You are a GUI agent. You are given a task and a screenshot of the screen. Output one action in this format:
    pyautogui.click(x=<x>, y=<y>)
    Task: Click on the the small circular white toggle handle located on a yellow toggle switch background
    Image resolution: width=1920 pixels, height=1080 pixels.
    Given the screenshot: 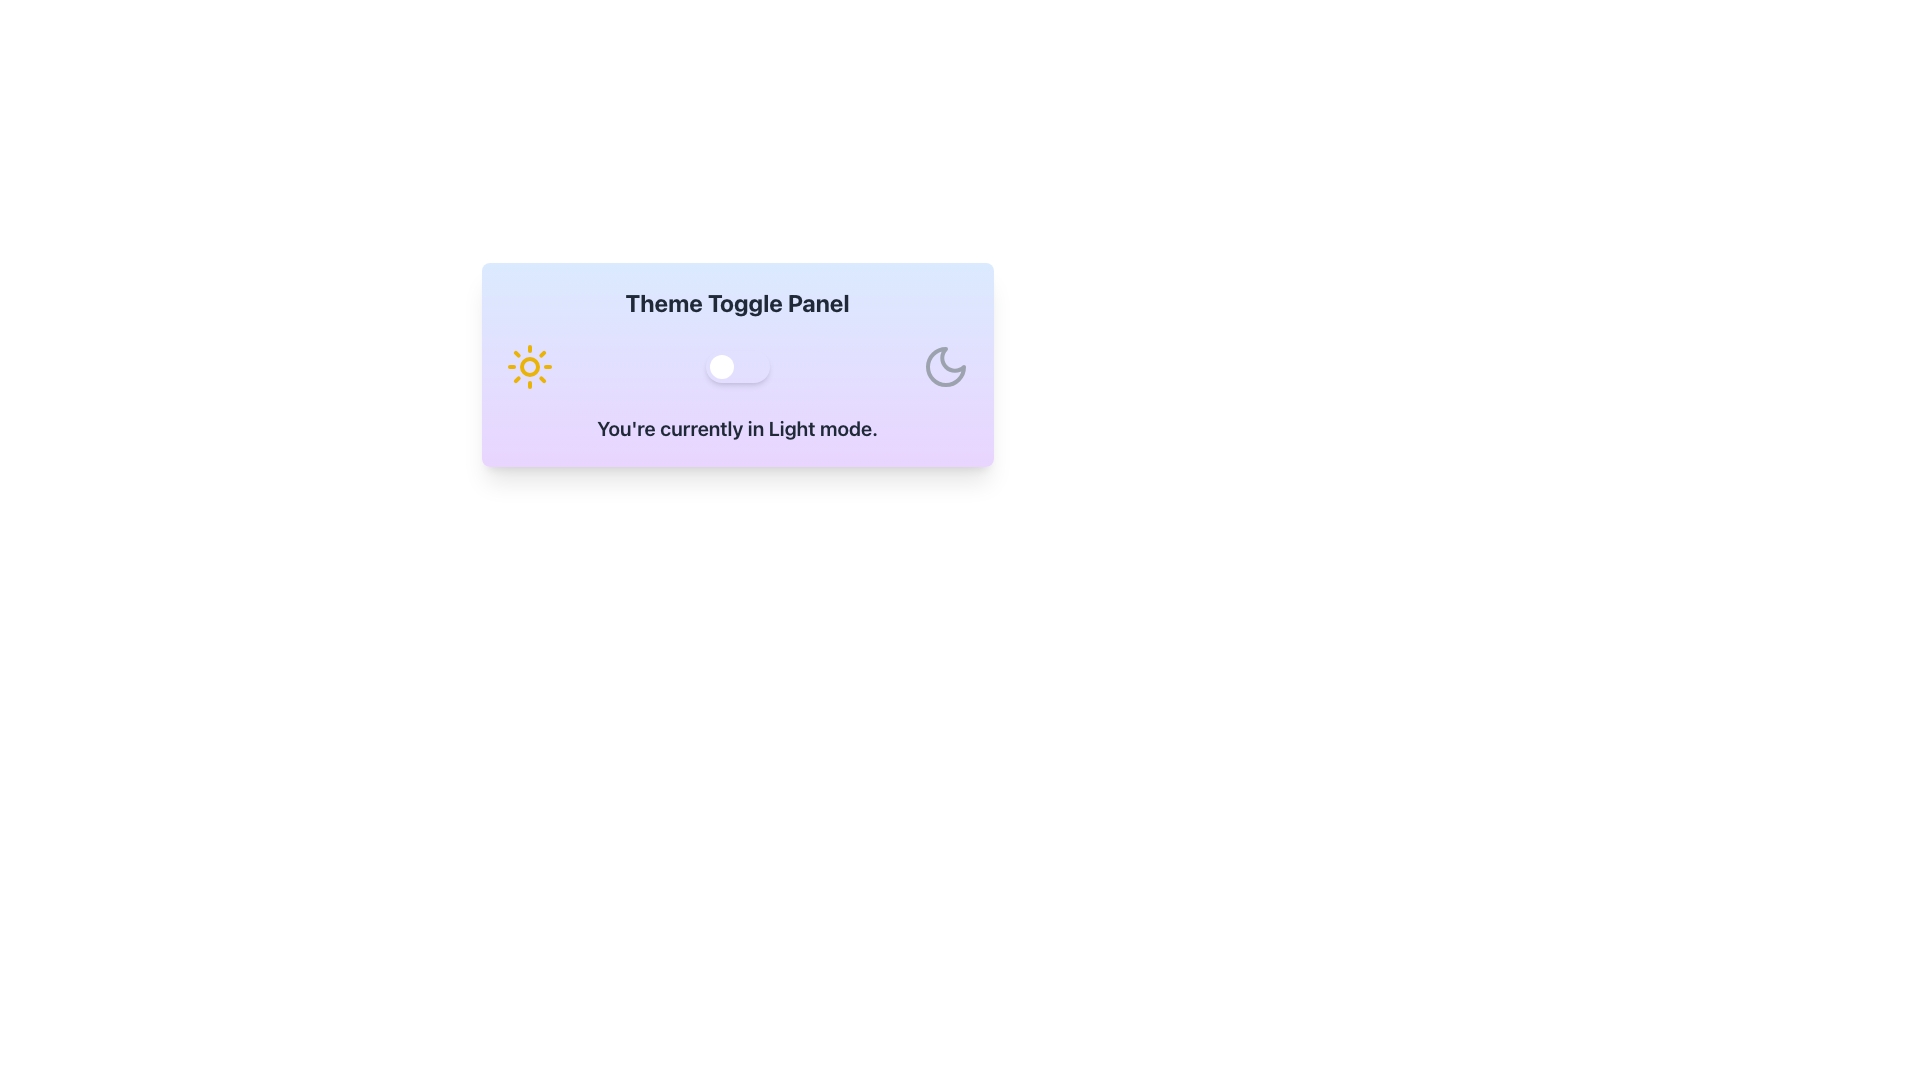 What is the action you would take?
    pyautogui.click(x=720, y=366)
    